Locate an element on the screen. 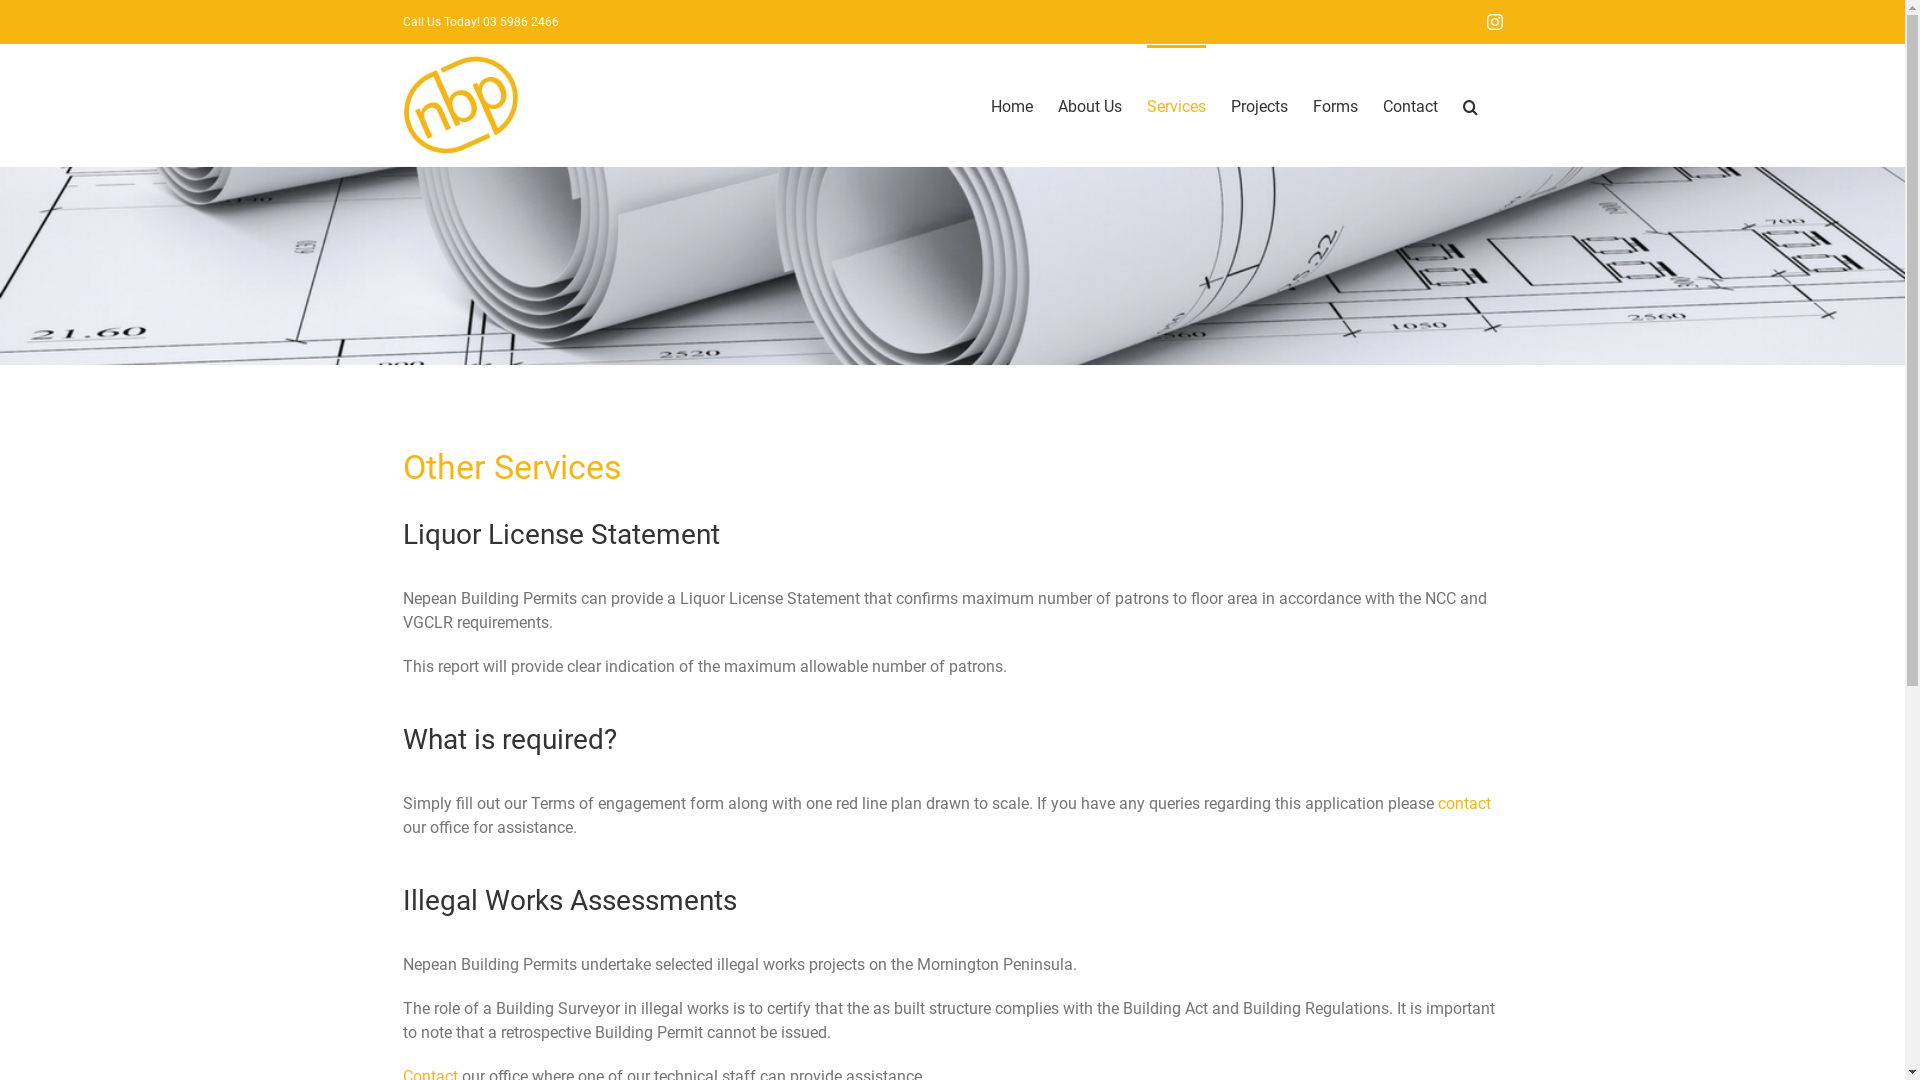  'Instagram' is located at coordinates (1493, 22).